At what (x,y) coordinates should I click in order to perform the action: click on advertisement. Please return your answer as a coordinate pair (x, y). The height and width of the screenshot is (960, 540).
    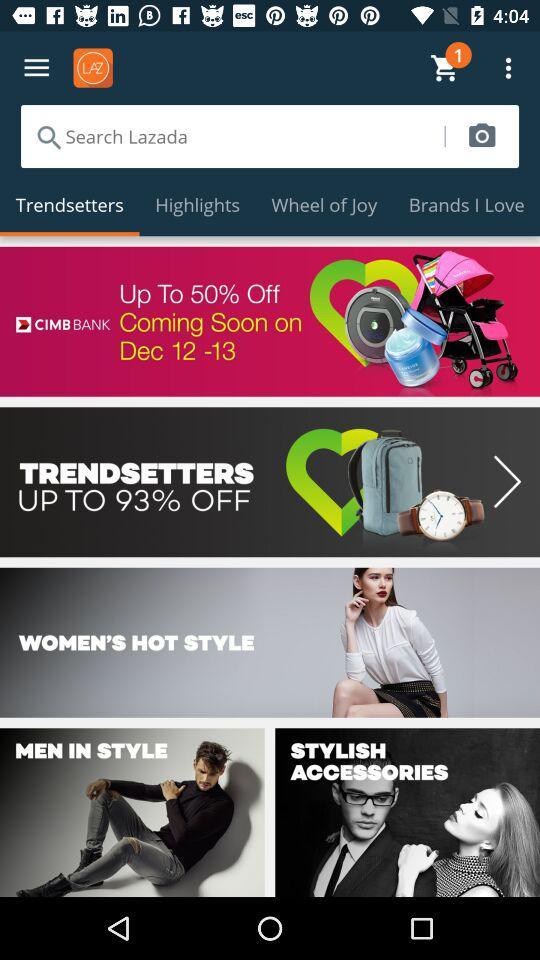
    Looking at the image, I should click on (270, 321).